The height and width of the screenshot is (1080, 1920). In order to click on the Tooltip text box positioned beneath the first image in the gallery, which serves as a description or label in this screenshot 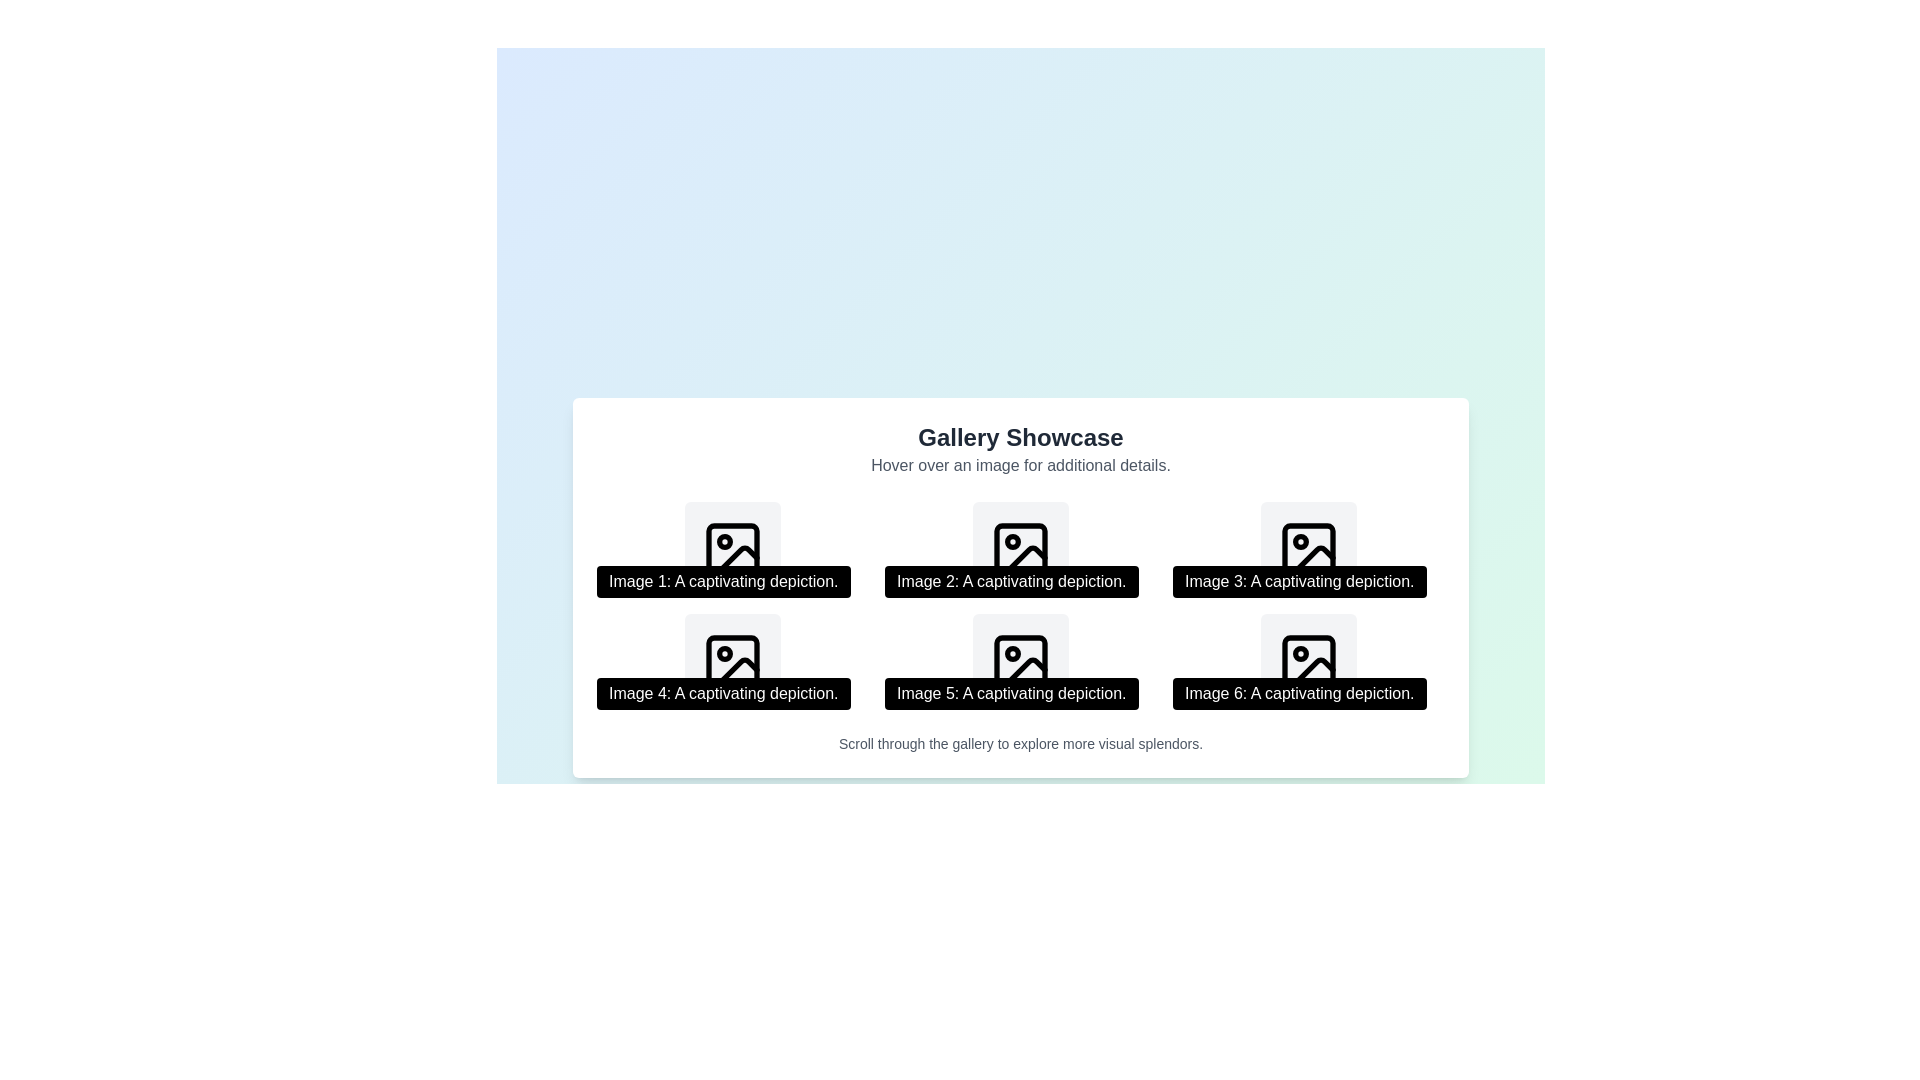, I will do `click(732, 550)`.